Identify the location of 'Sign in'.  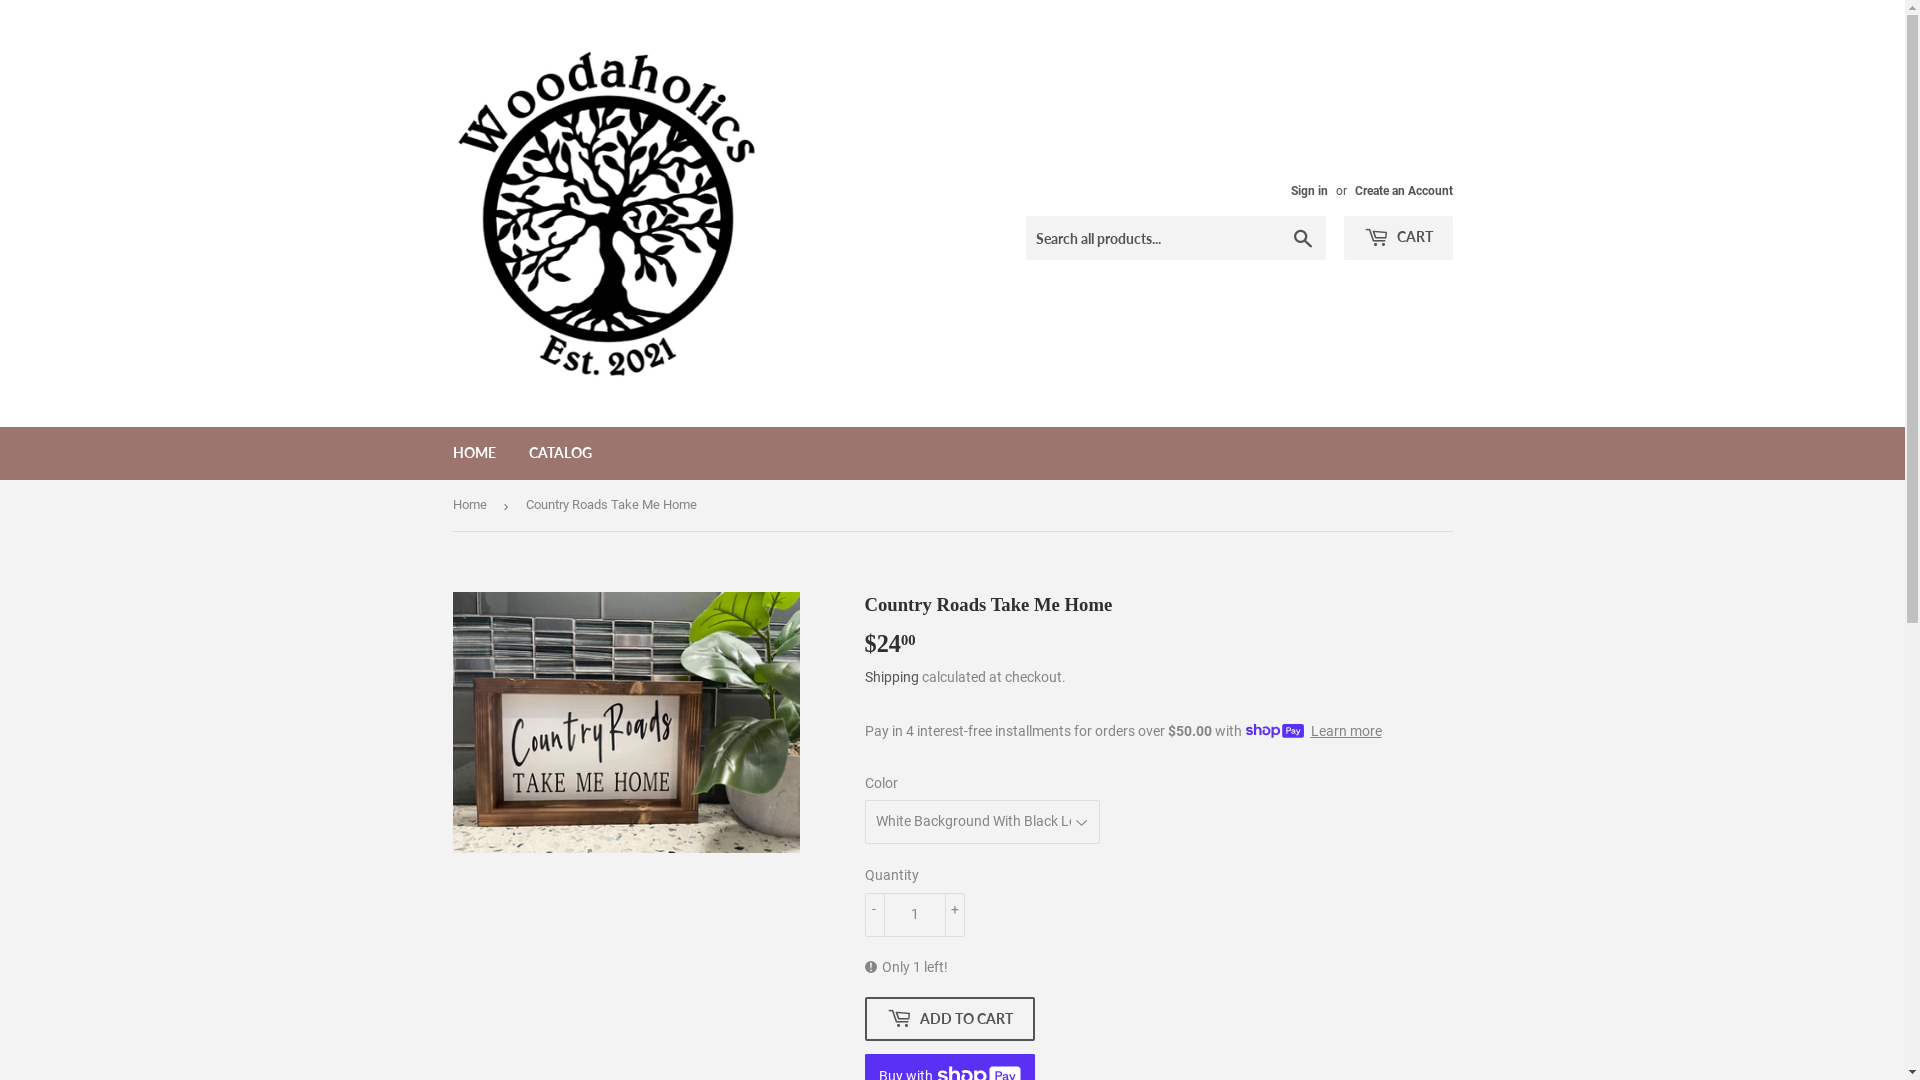
(1308, 191).